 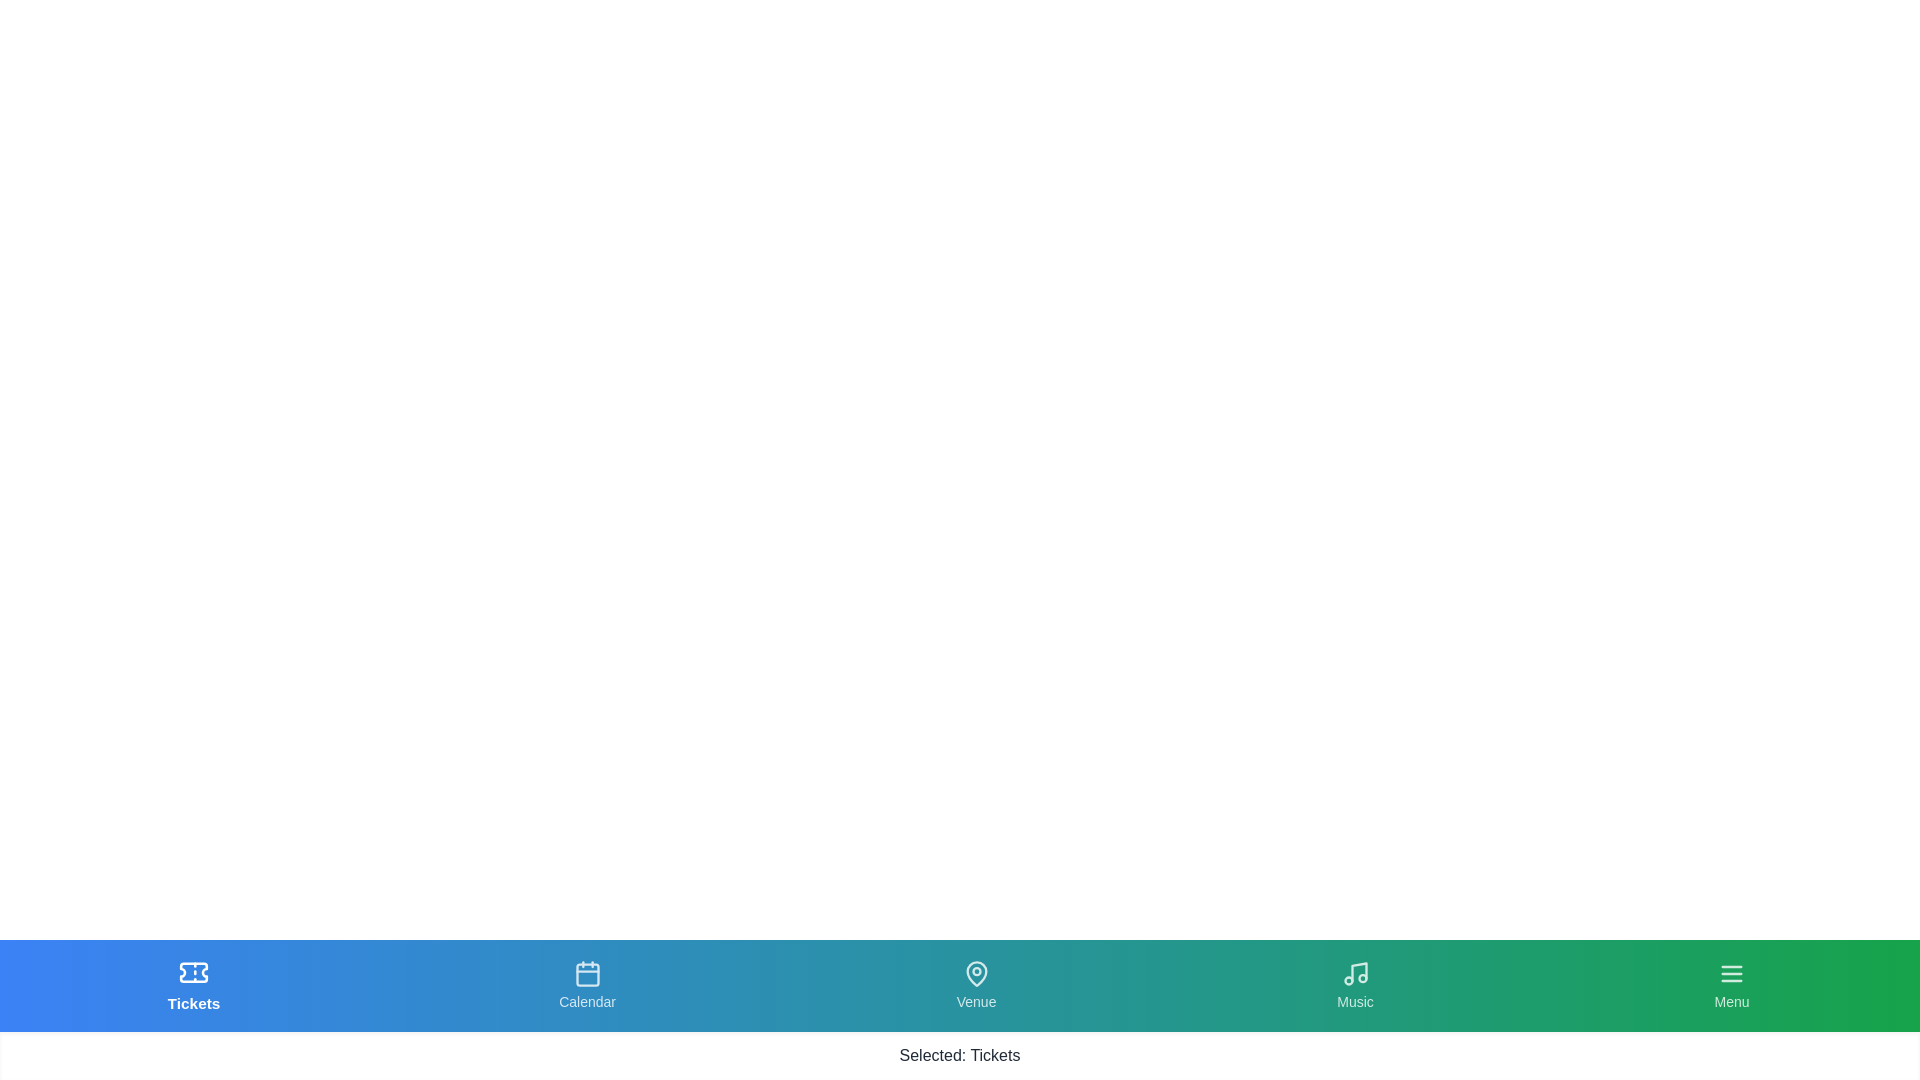 What do you see at coordinates (194, 985) in the screenshot?
I see `the tab labeled Tickets to observe its hover effect` at bounding box center [194, 985].